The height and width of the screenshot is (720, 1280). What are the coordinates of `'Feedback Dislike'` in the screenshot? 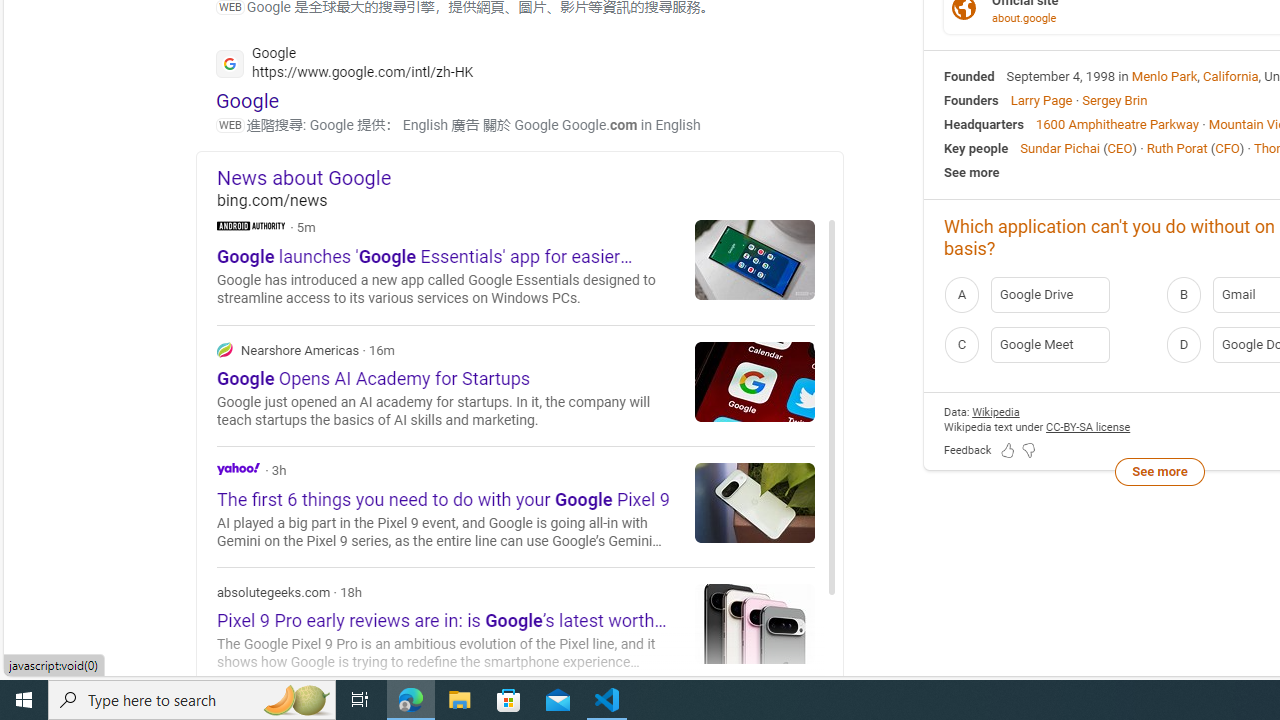 It's located at (1029, 451).